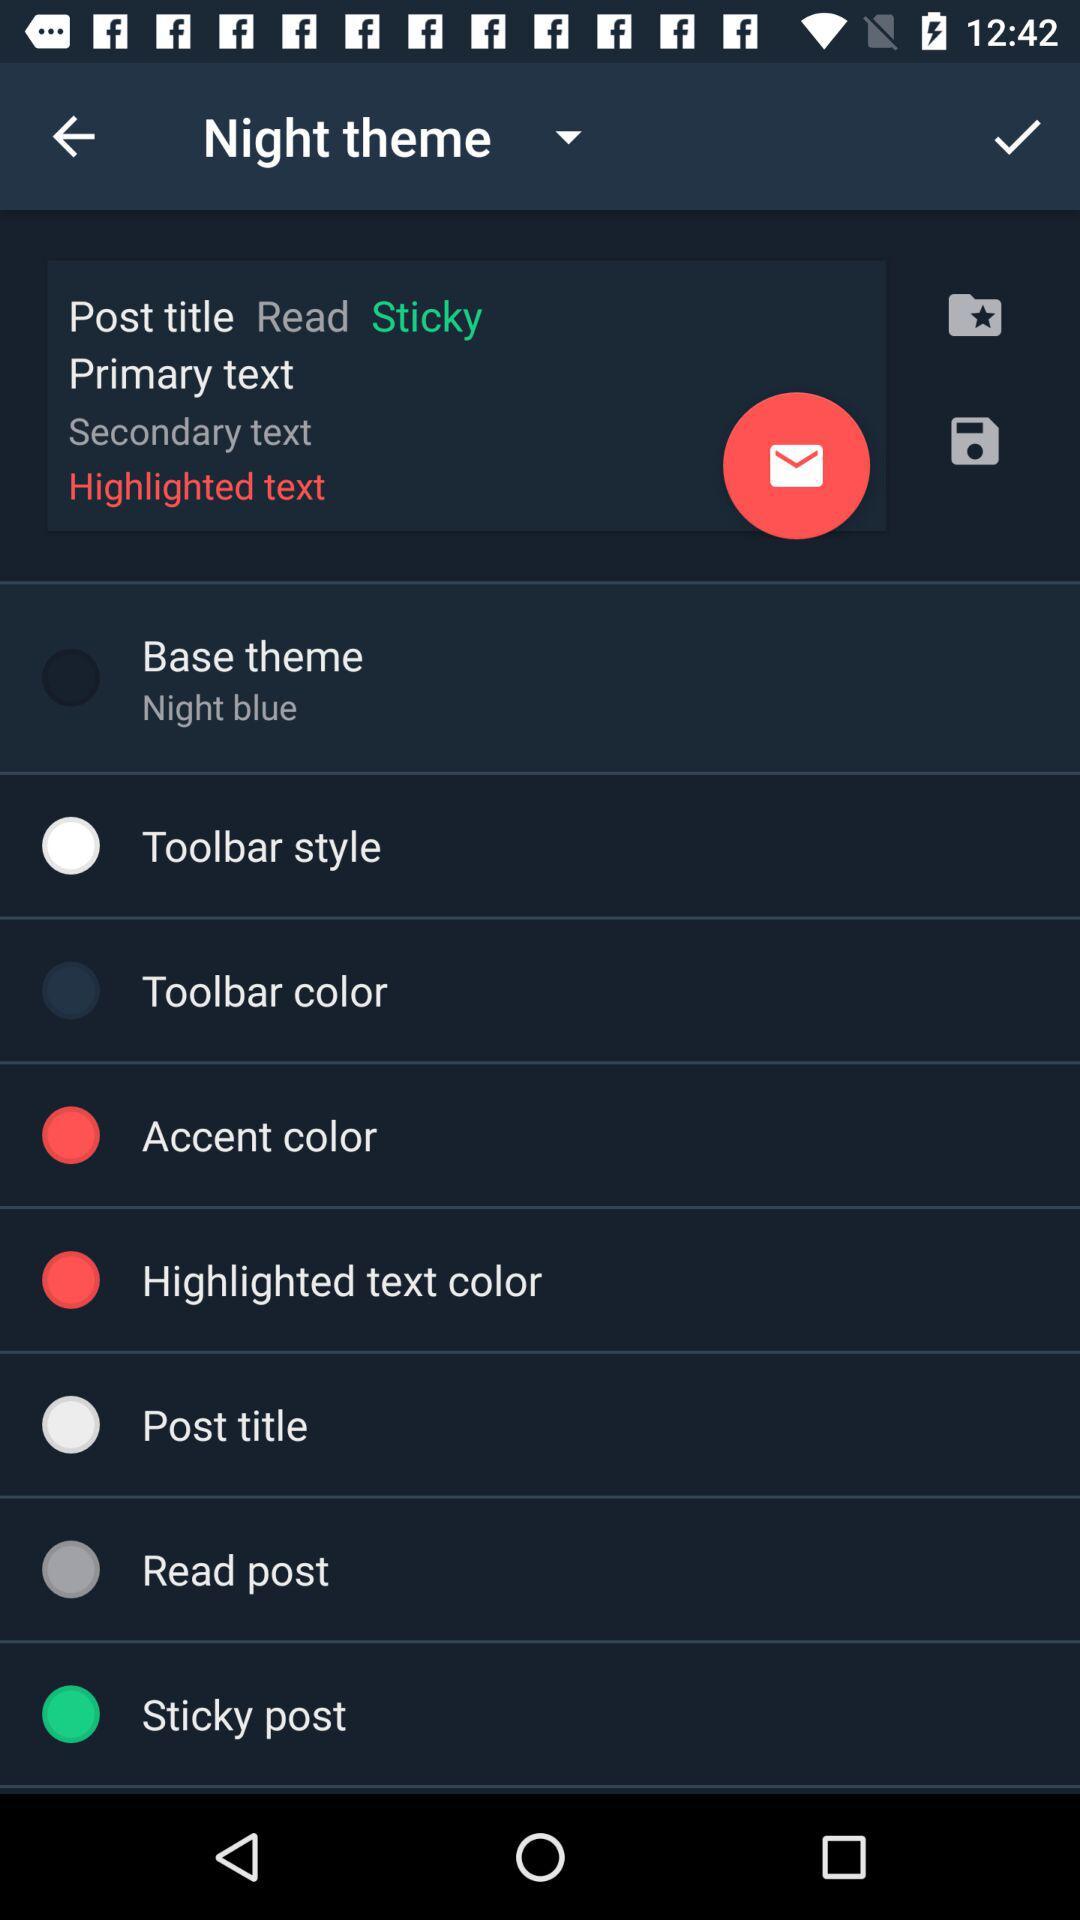  Describe the element at coordinates (409, 135) in the screenshot. I see `the drop down at top left of the page` at that location.